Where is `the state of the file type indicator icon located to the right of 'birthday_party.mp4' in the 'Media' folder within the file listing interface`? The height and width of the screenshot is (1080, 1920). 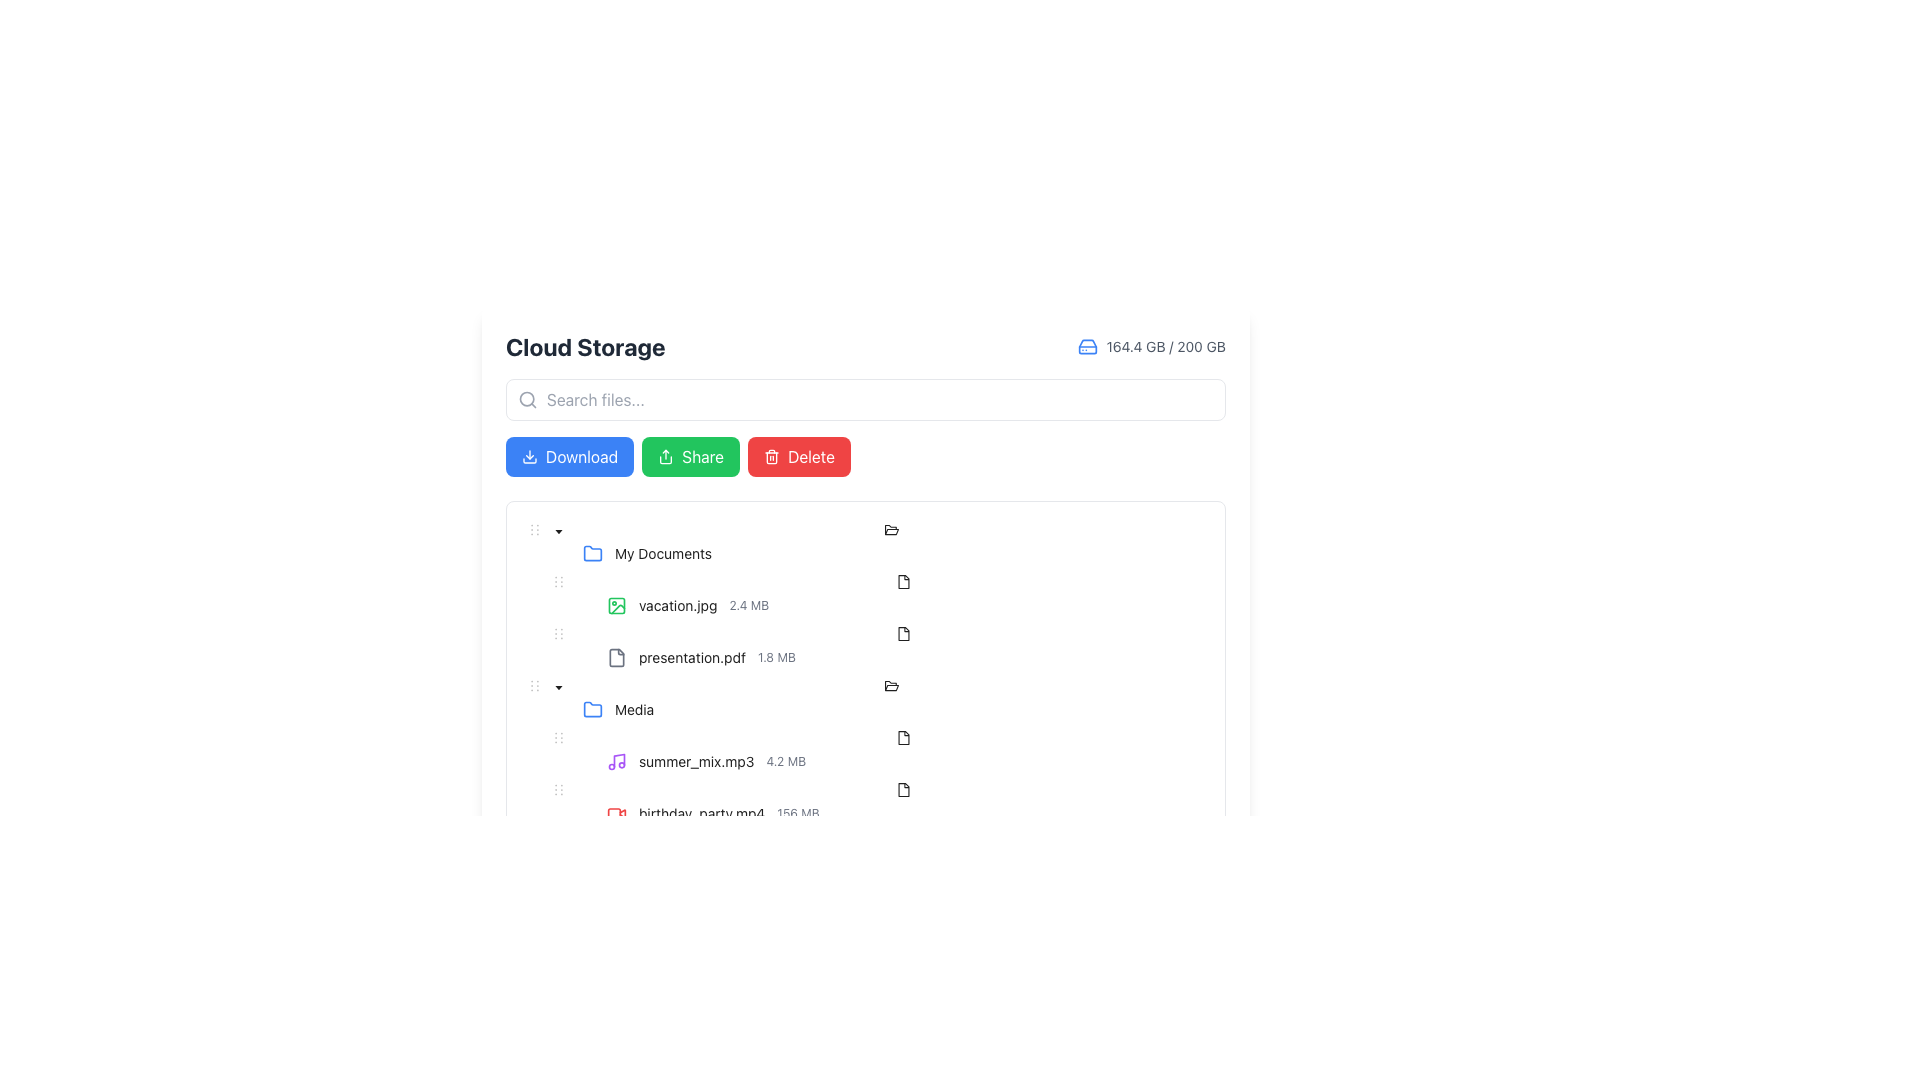
the state of the file type indicator icon located to the right of 'birthday_party.mp4' in the 'Media' folder within the file listing interface is located at coordinates (902, 737).